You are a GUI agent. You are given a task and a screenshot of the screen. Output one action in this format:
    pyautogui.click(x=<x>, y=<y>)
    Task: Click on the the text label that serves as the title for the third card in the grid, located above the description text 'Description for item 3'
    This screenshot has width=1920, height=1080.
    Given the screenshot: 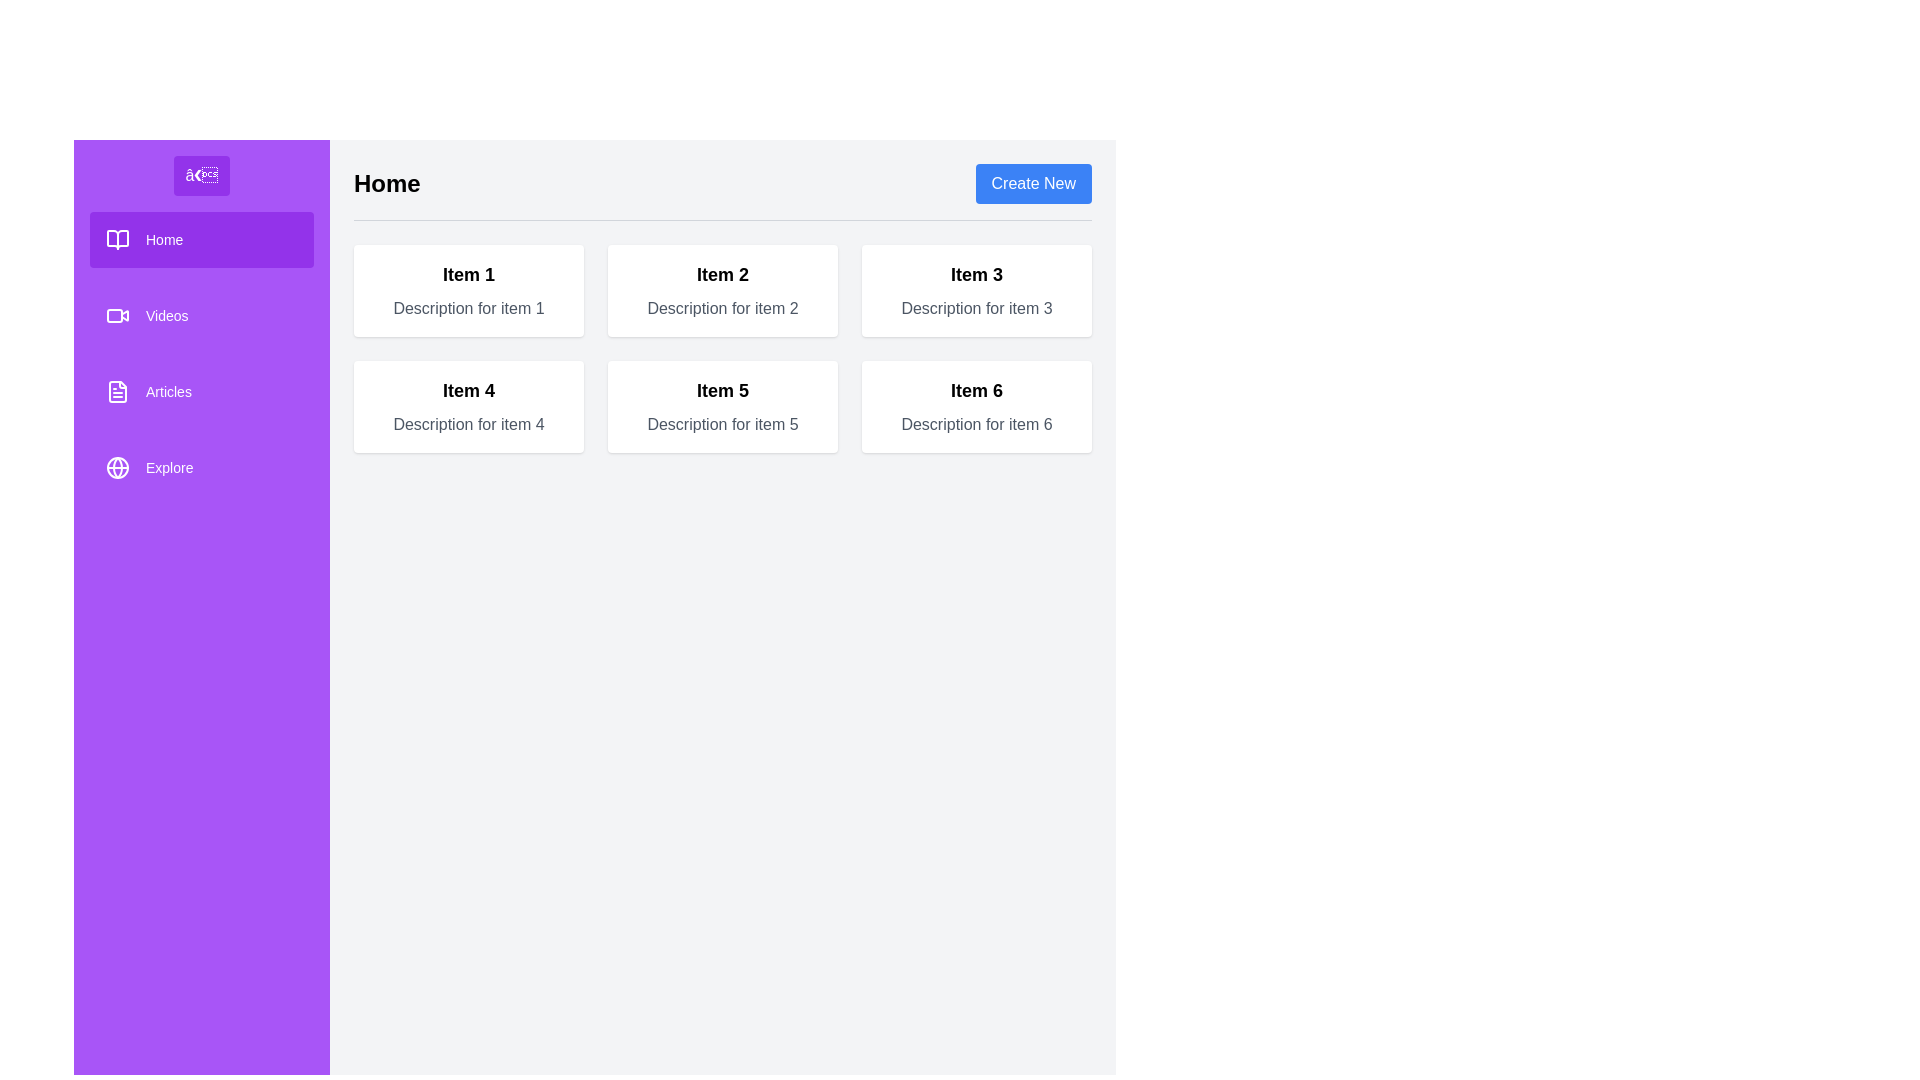 What is the action you would take?
    pyautogui.click(x=977, y=274)
    